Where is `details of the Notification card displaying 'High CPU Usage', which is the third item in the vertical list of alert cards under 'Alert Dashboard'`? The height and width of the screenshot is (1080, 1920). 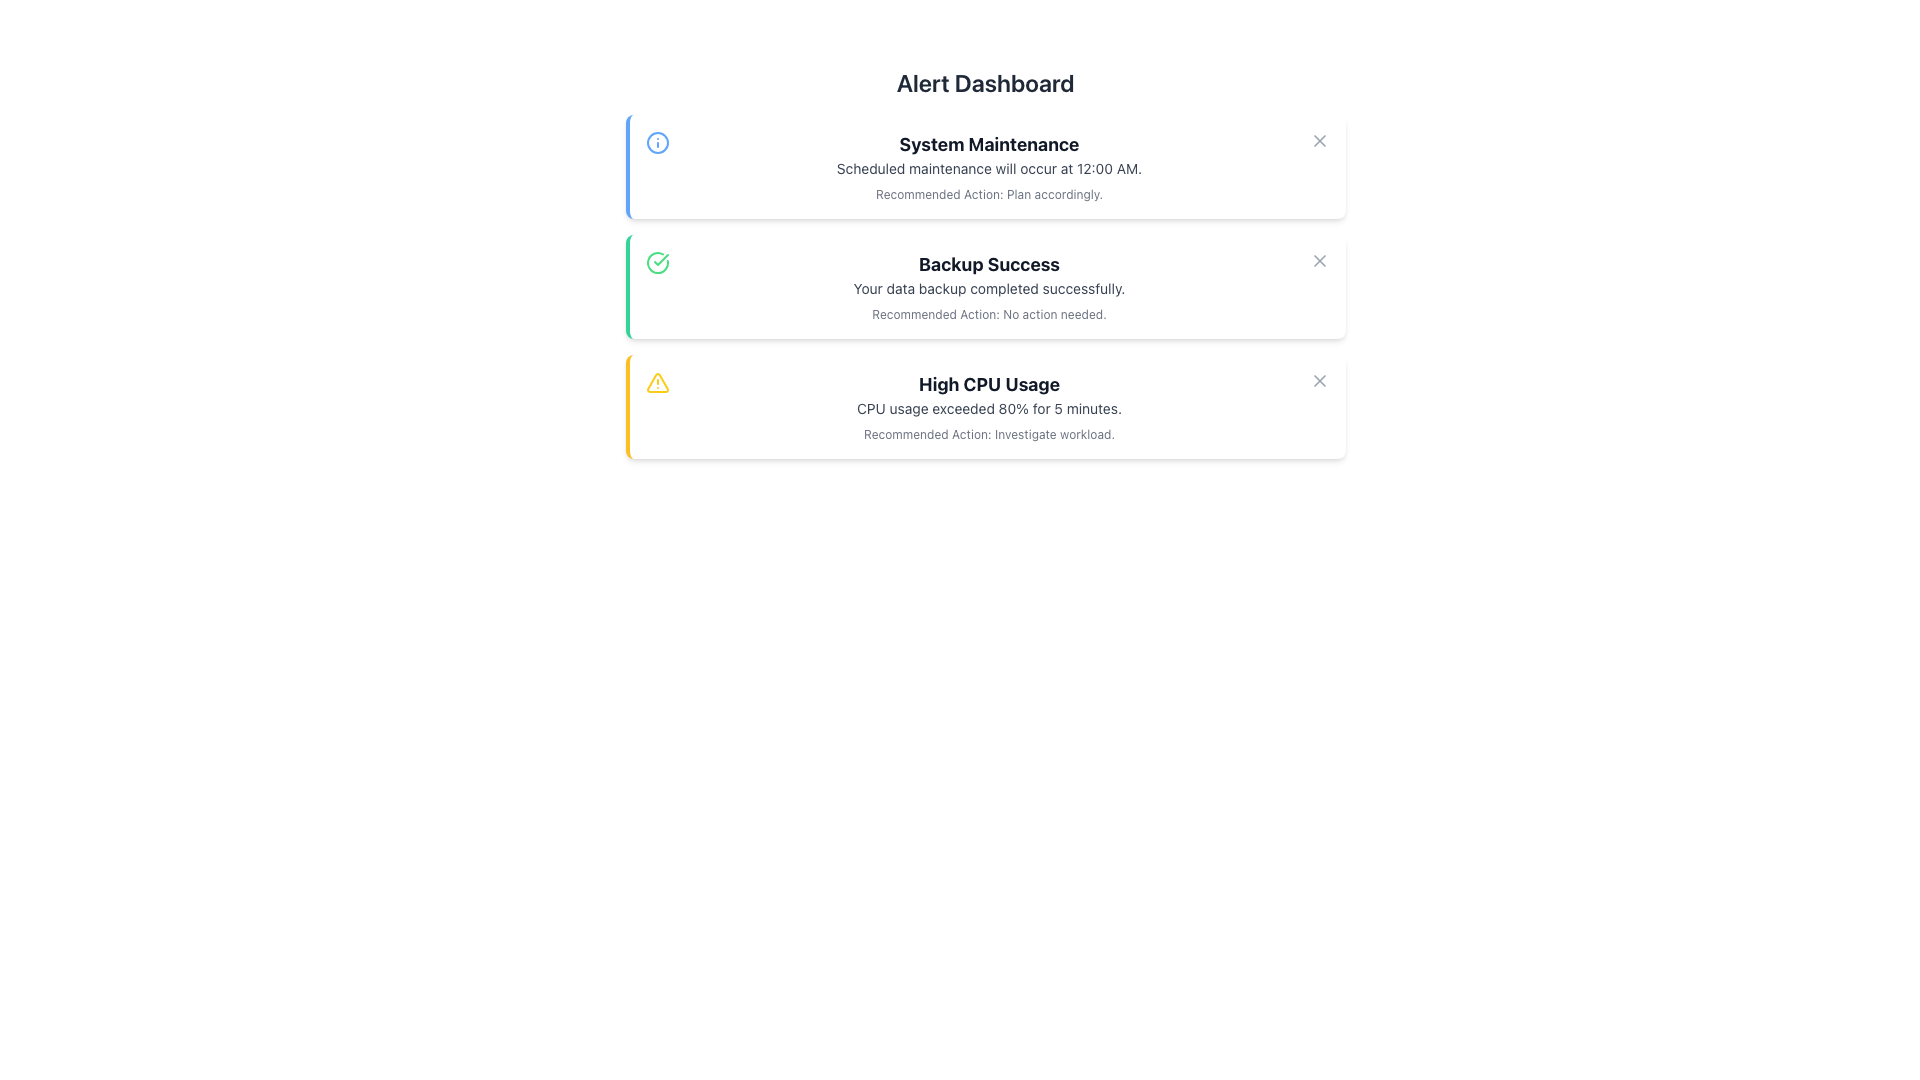 details of the Notification card displaying 'High CPU Usage', which is the third item in the vertical list of alert cards under 'Alert Dashboard' is located at coordinates (985, 406).